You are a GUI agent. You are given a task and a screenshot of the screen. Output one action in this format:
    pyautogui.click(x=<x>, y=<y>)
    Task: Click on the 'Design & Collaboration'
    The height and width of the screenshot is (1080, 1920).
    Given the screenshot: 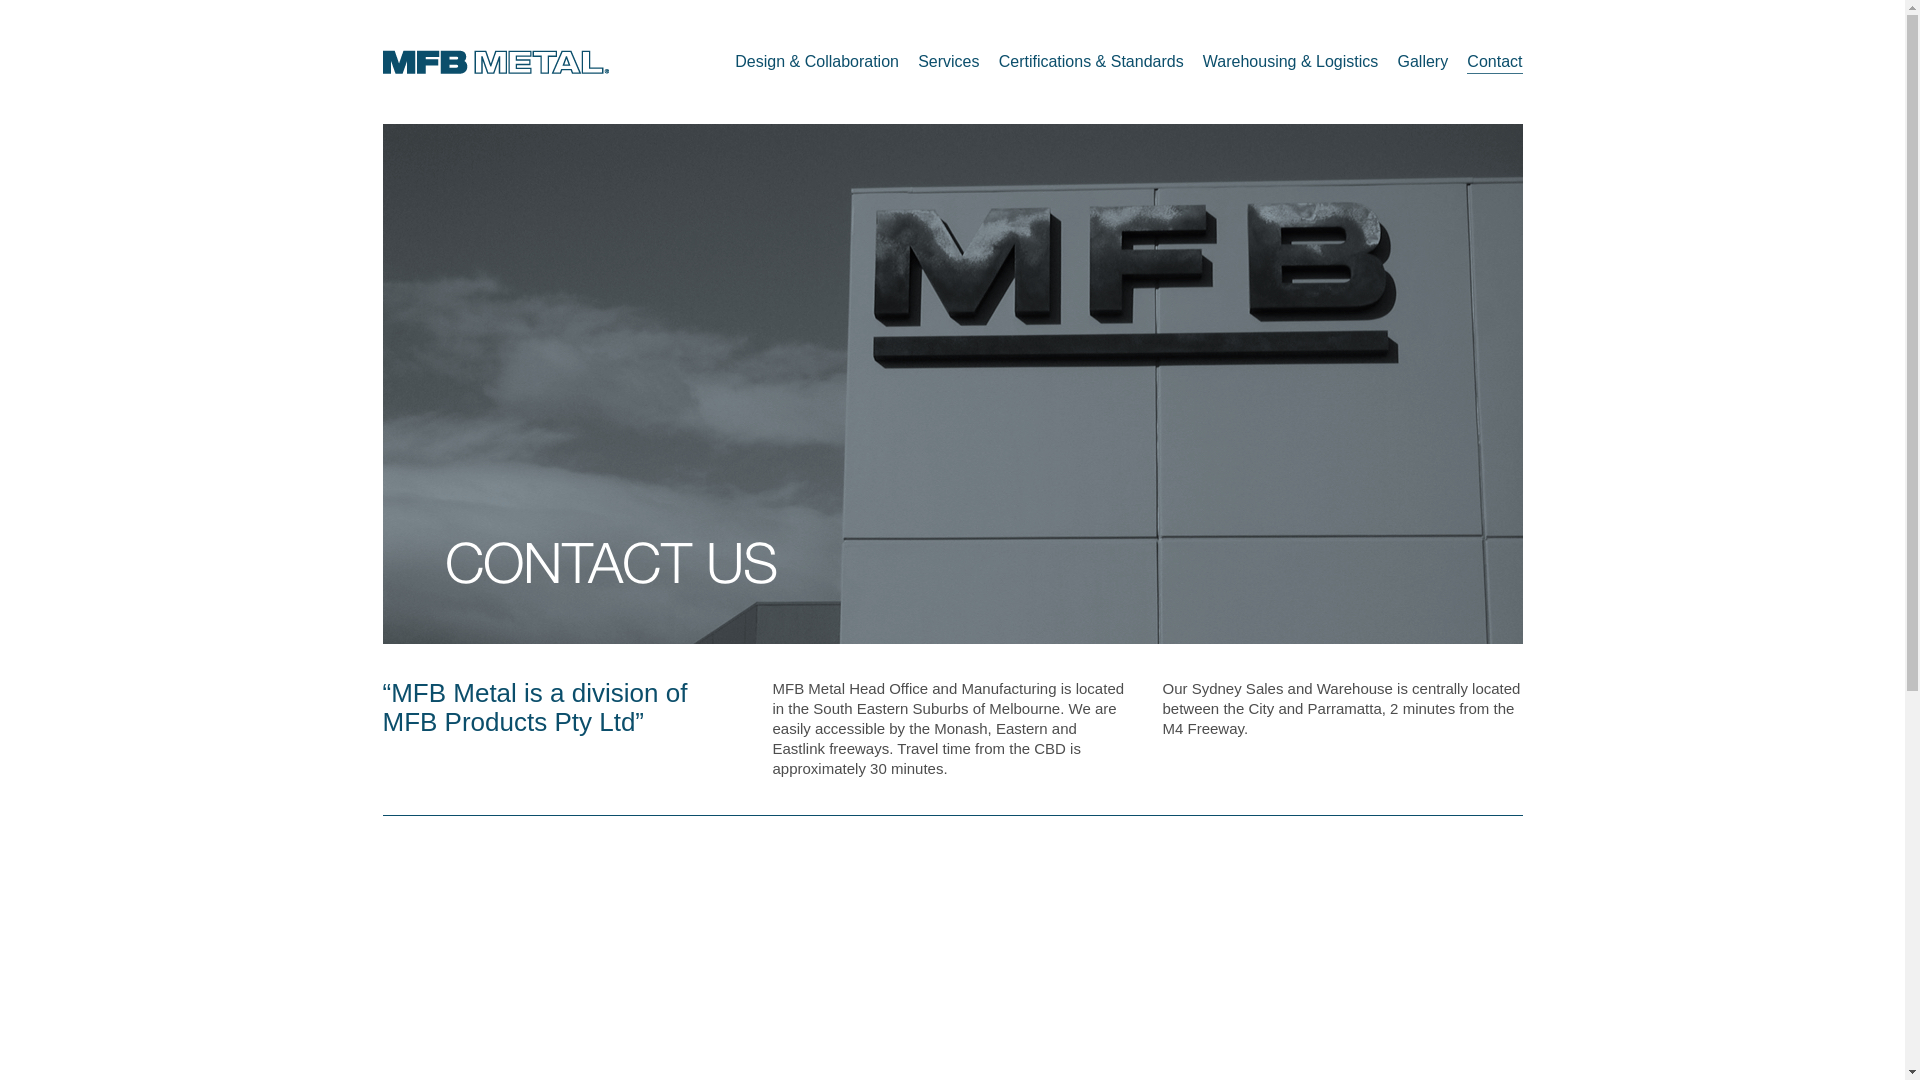 What is the action you would take?
    pyautogui.click(x=733, y=60)
    